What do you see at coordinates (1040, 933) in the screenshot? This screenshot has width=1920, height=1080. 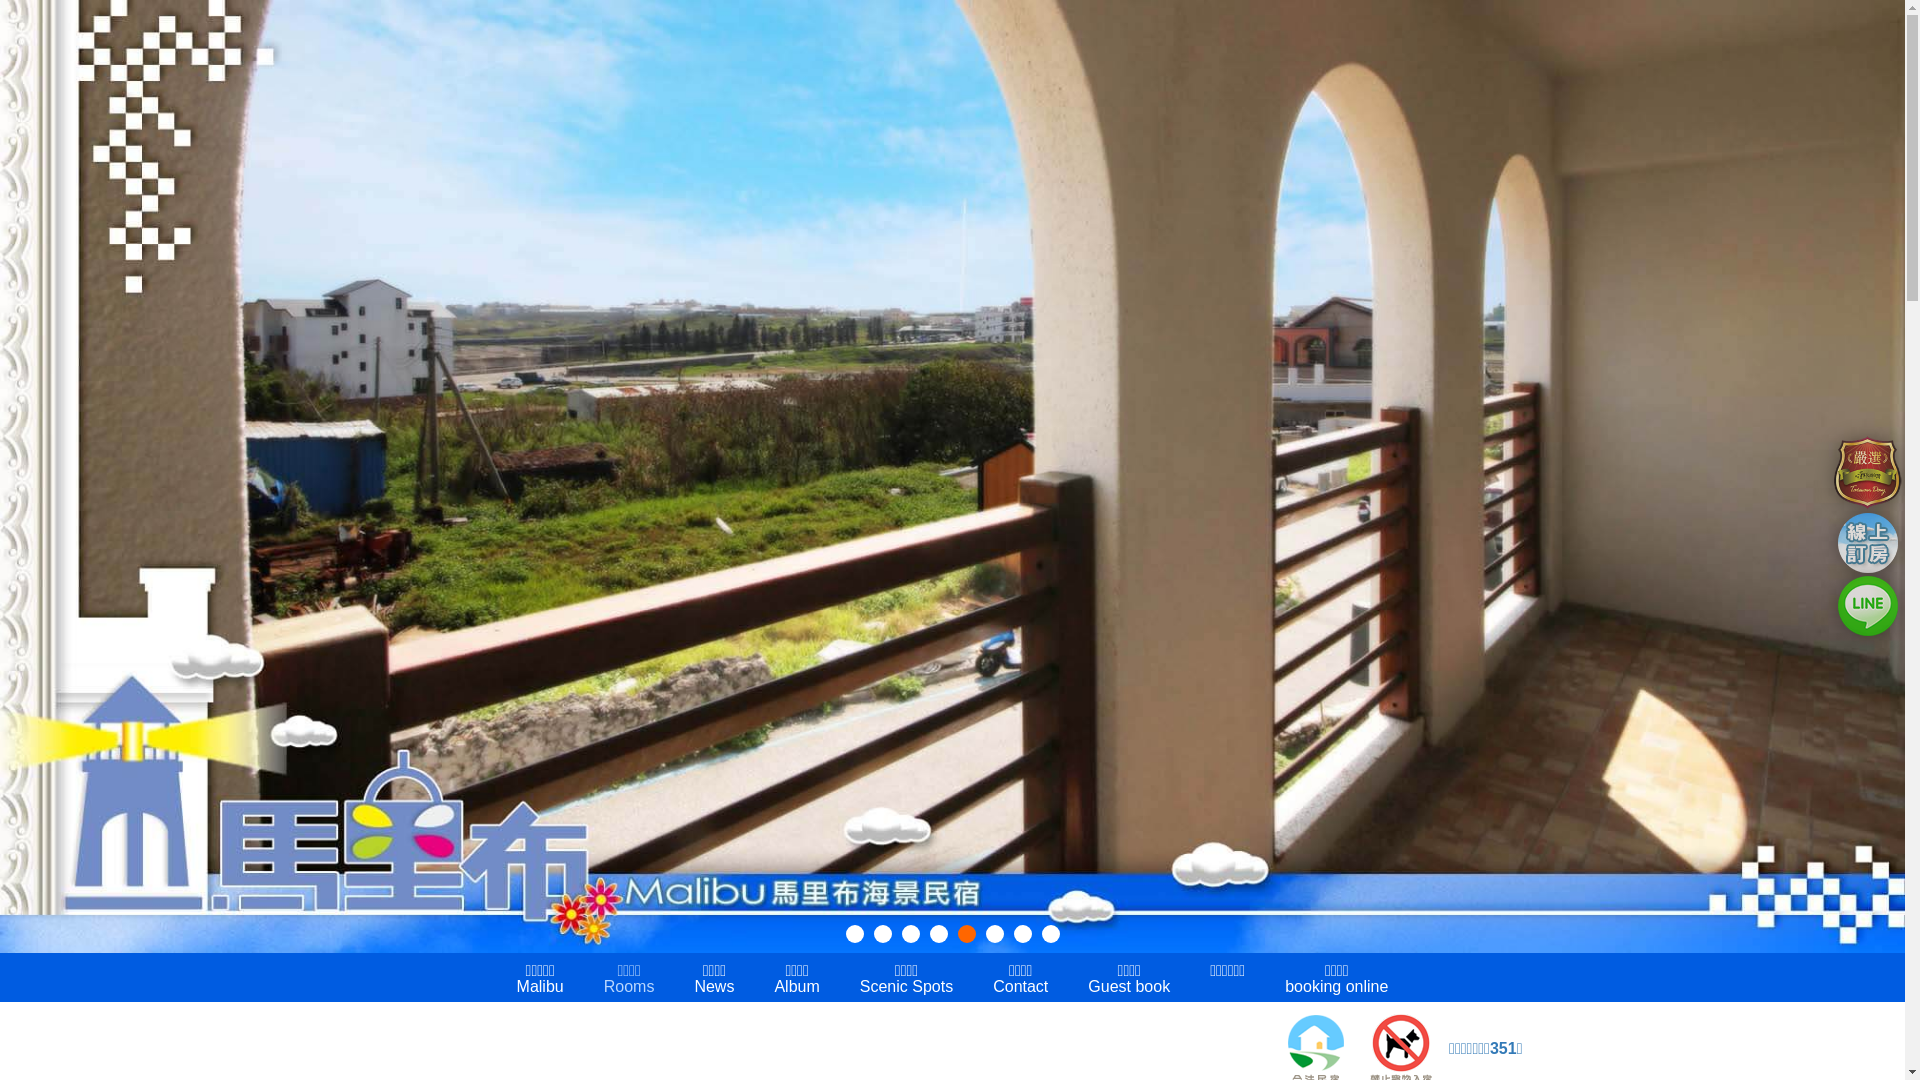 I see `'8'` at bounding box center [1040, 933].